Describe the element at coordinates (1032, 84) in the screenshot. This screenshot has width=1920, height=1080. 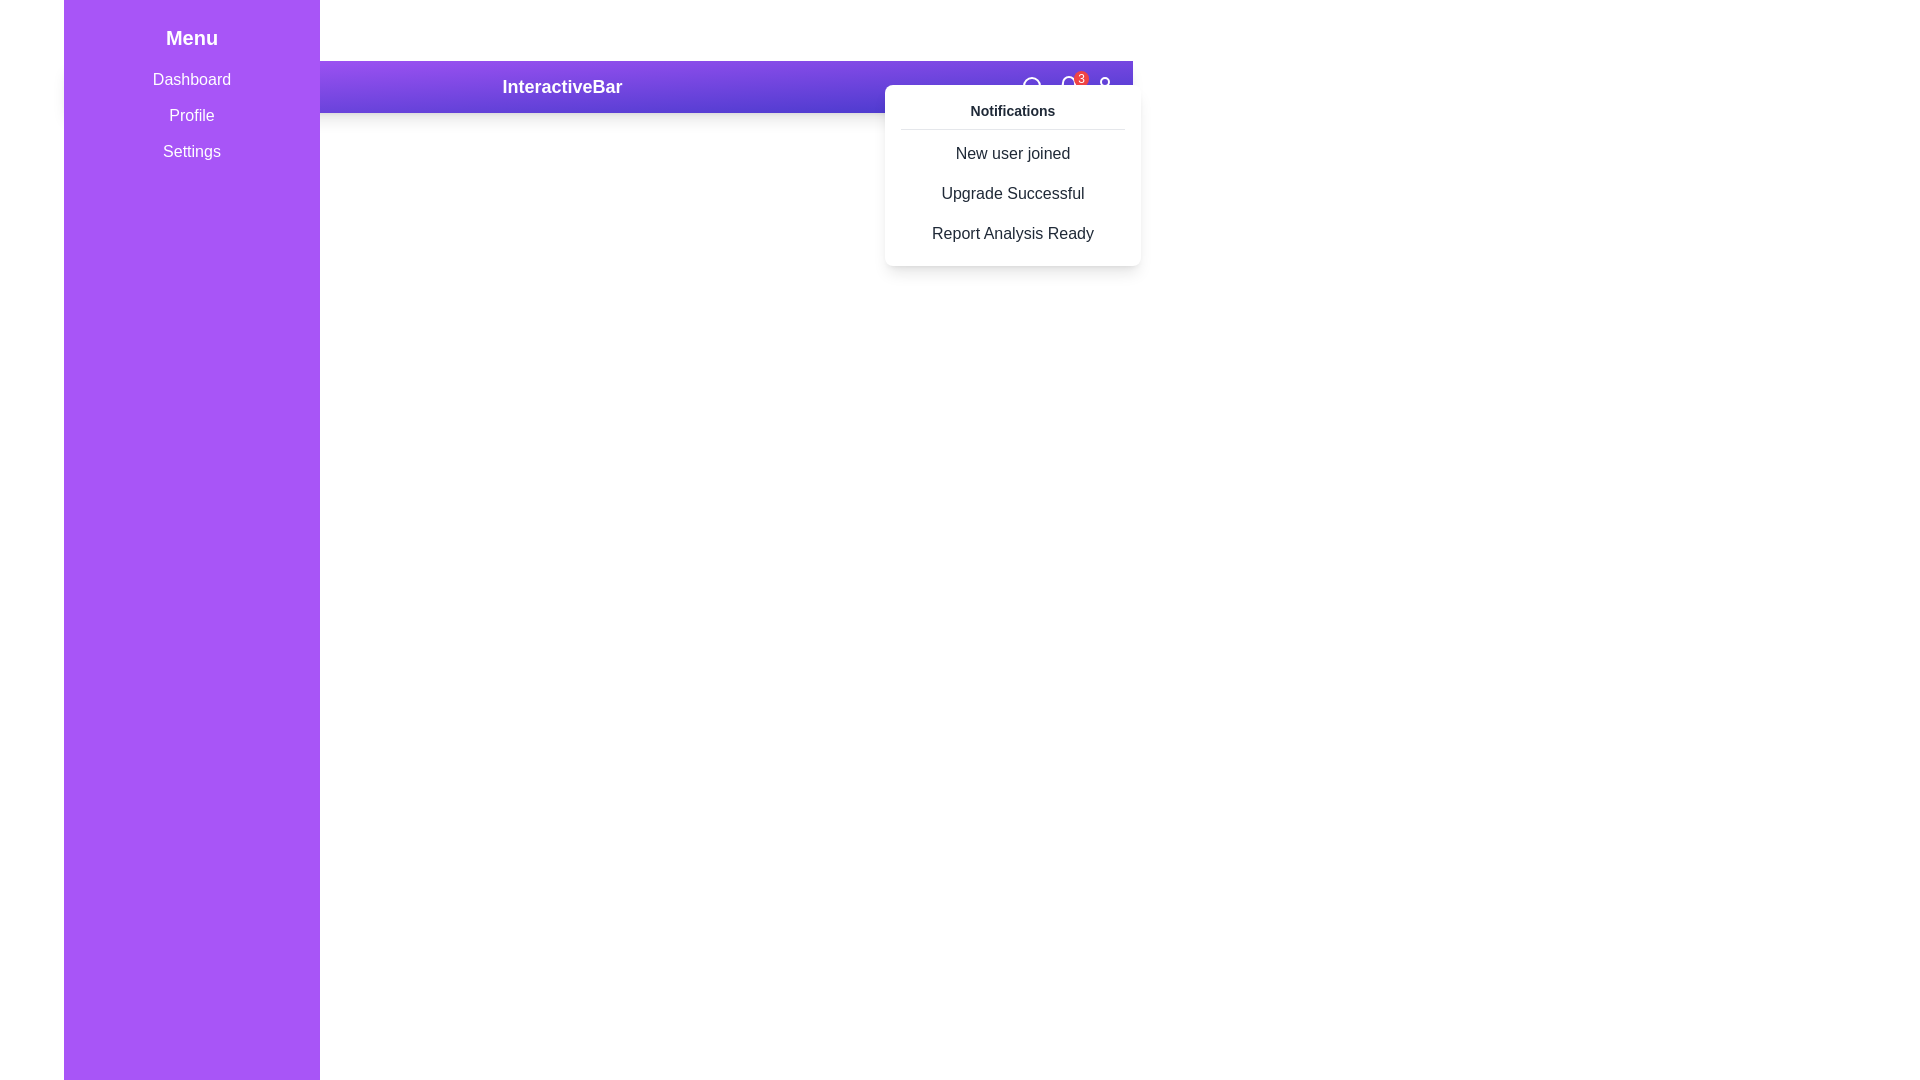
I see `small circular component within the magnifying glass icon located in the top-right of the interface by clicking on it` at that location.